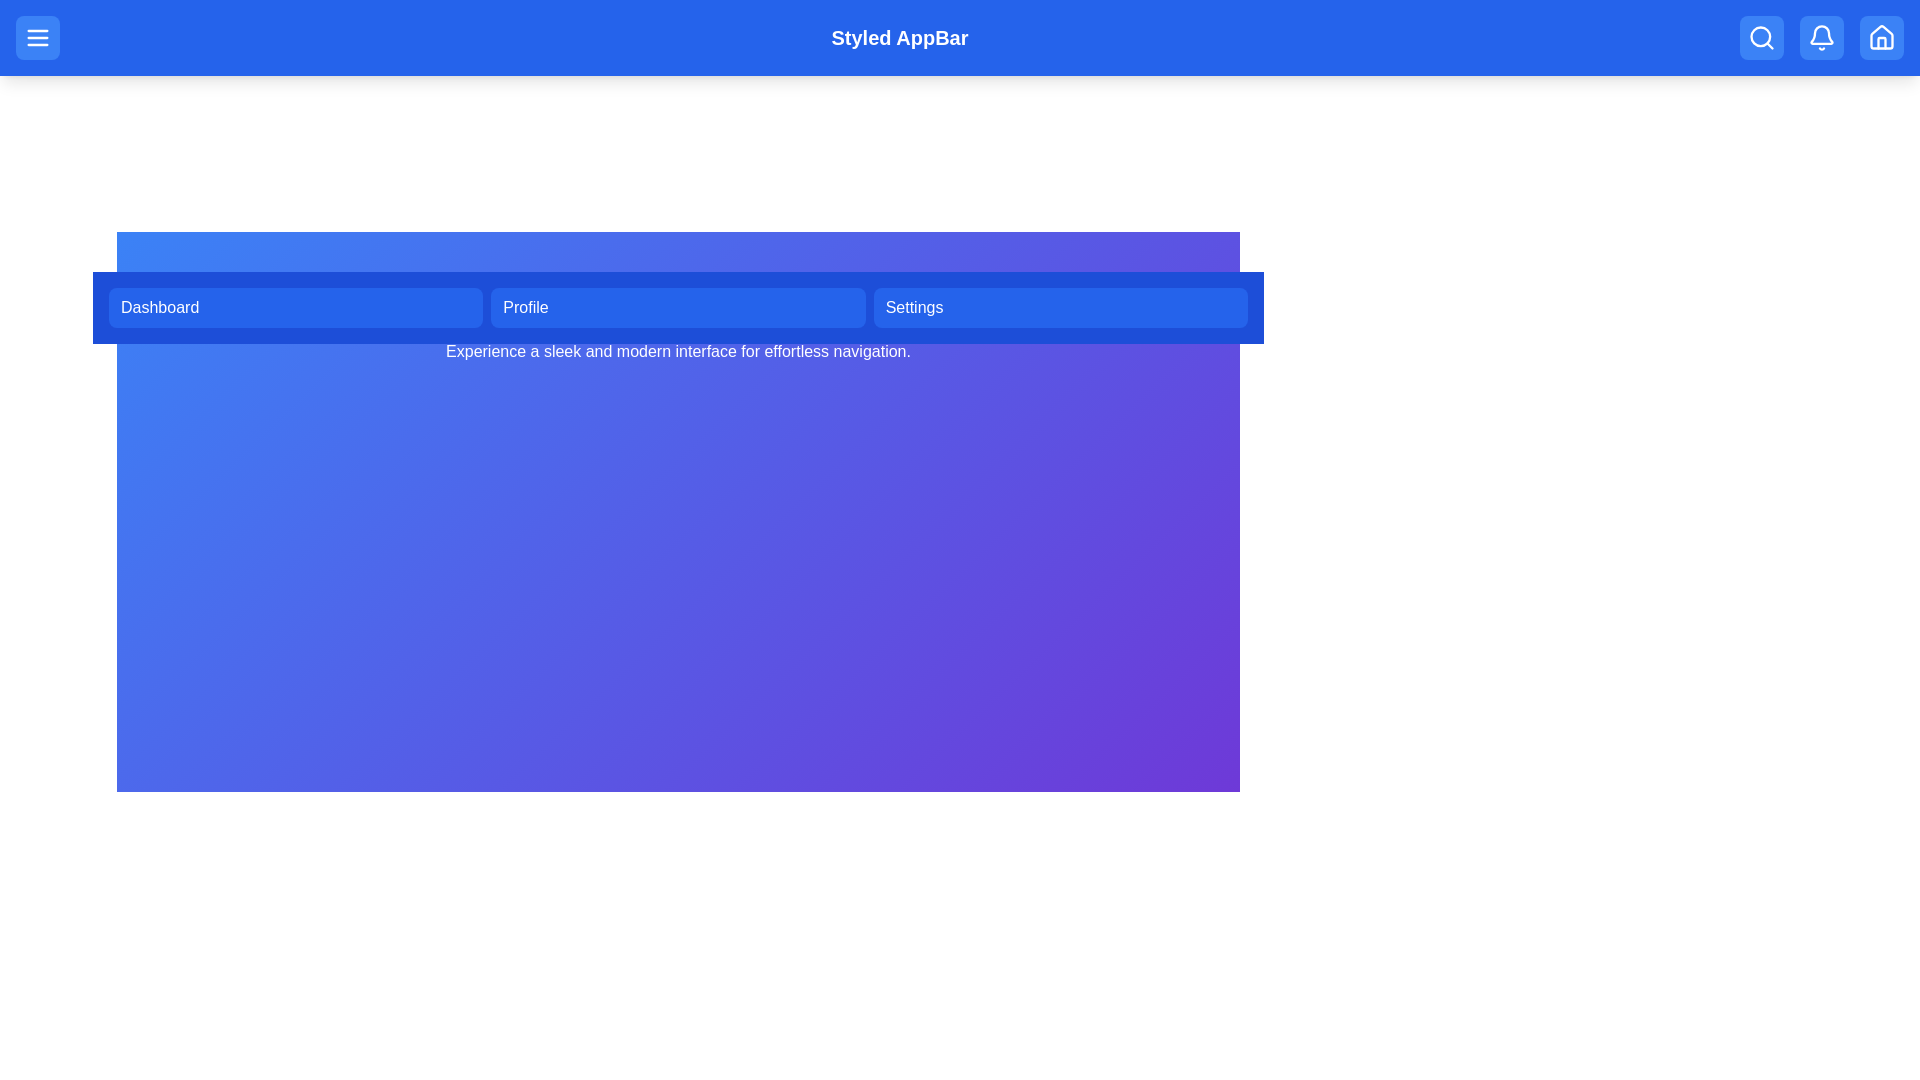 The height and width of the screenshot is (1080, 1920). I want to click on the navigation menu button corresponding to Settings, so click(1059, 308).